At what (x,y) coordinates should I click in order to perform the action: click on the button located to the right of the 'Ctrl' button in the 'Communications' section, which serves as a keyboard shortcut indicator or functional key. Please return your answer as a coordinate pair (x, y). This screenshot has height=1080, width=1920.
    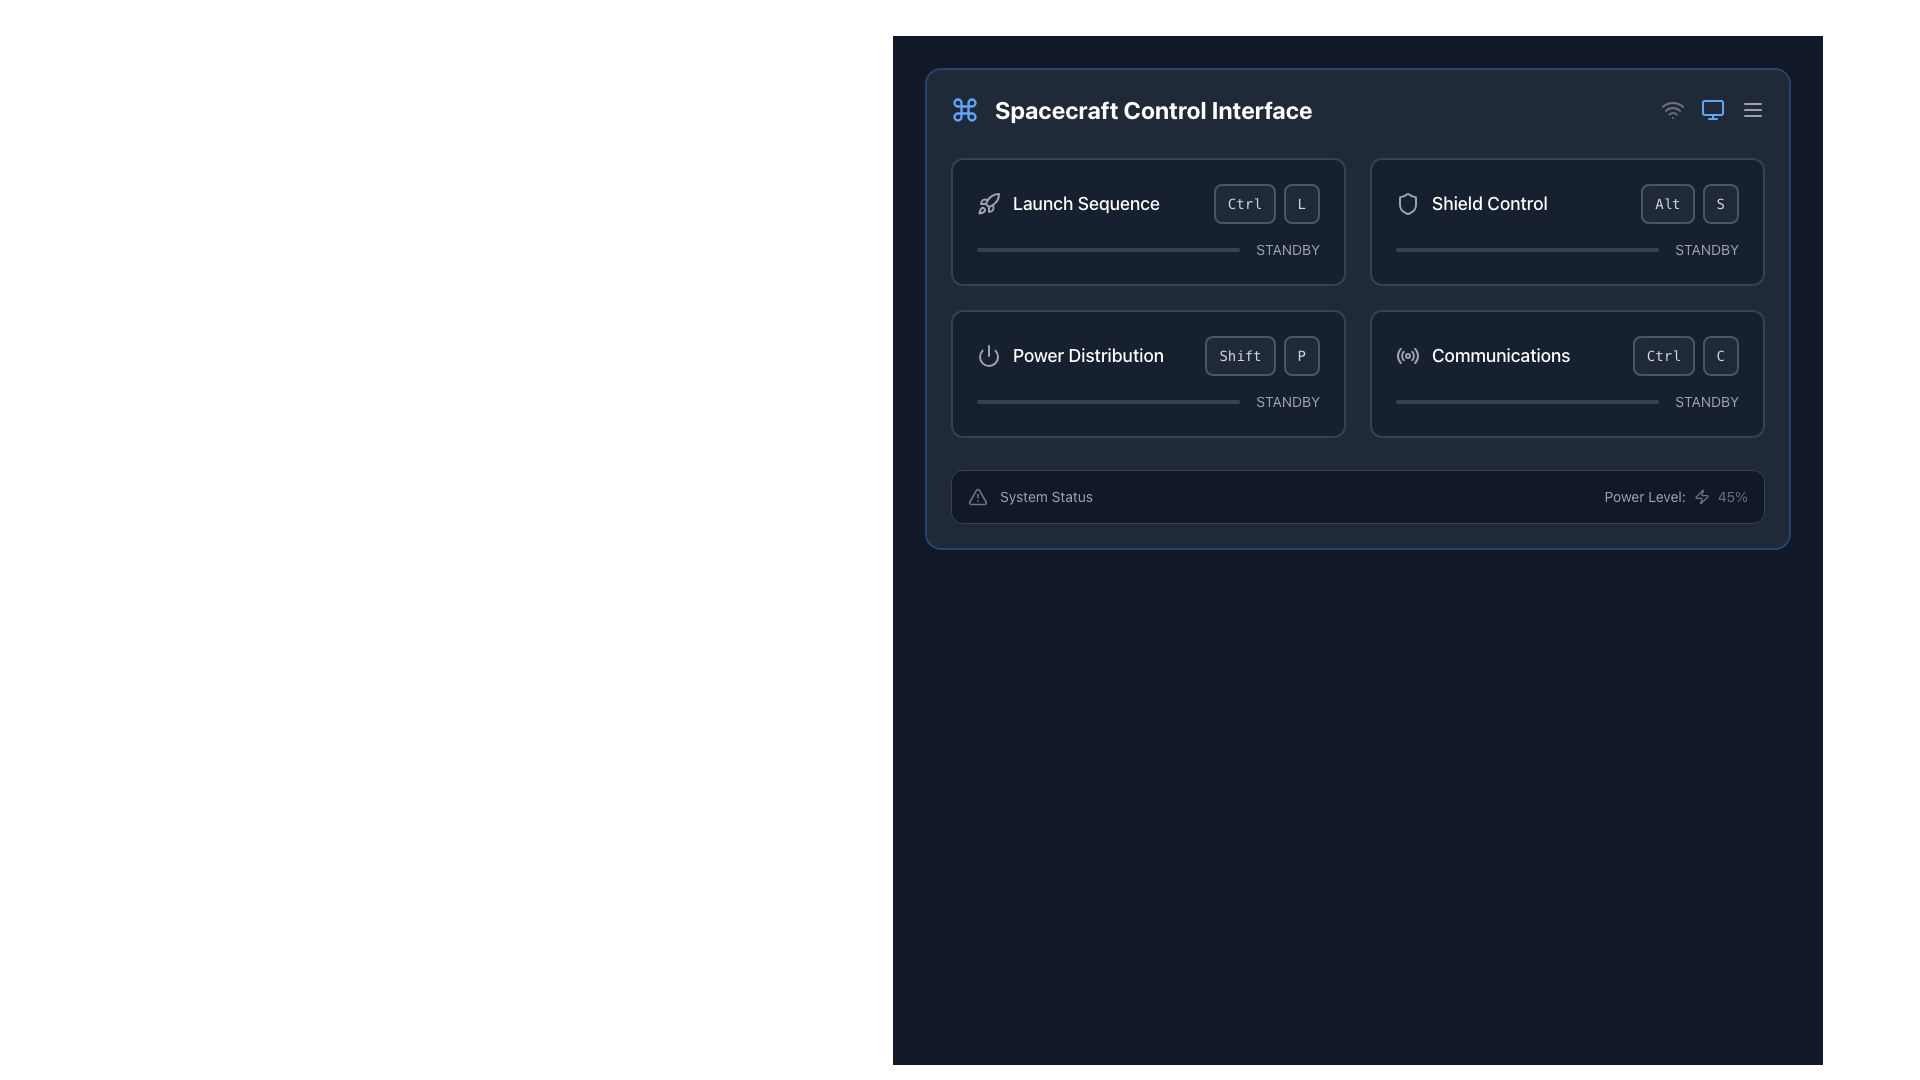
    Looking at the image, I should click on (1719, 354).